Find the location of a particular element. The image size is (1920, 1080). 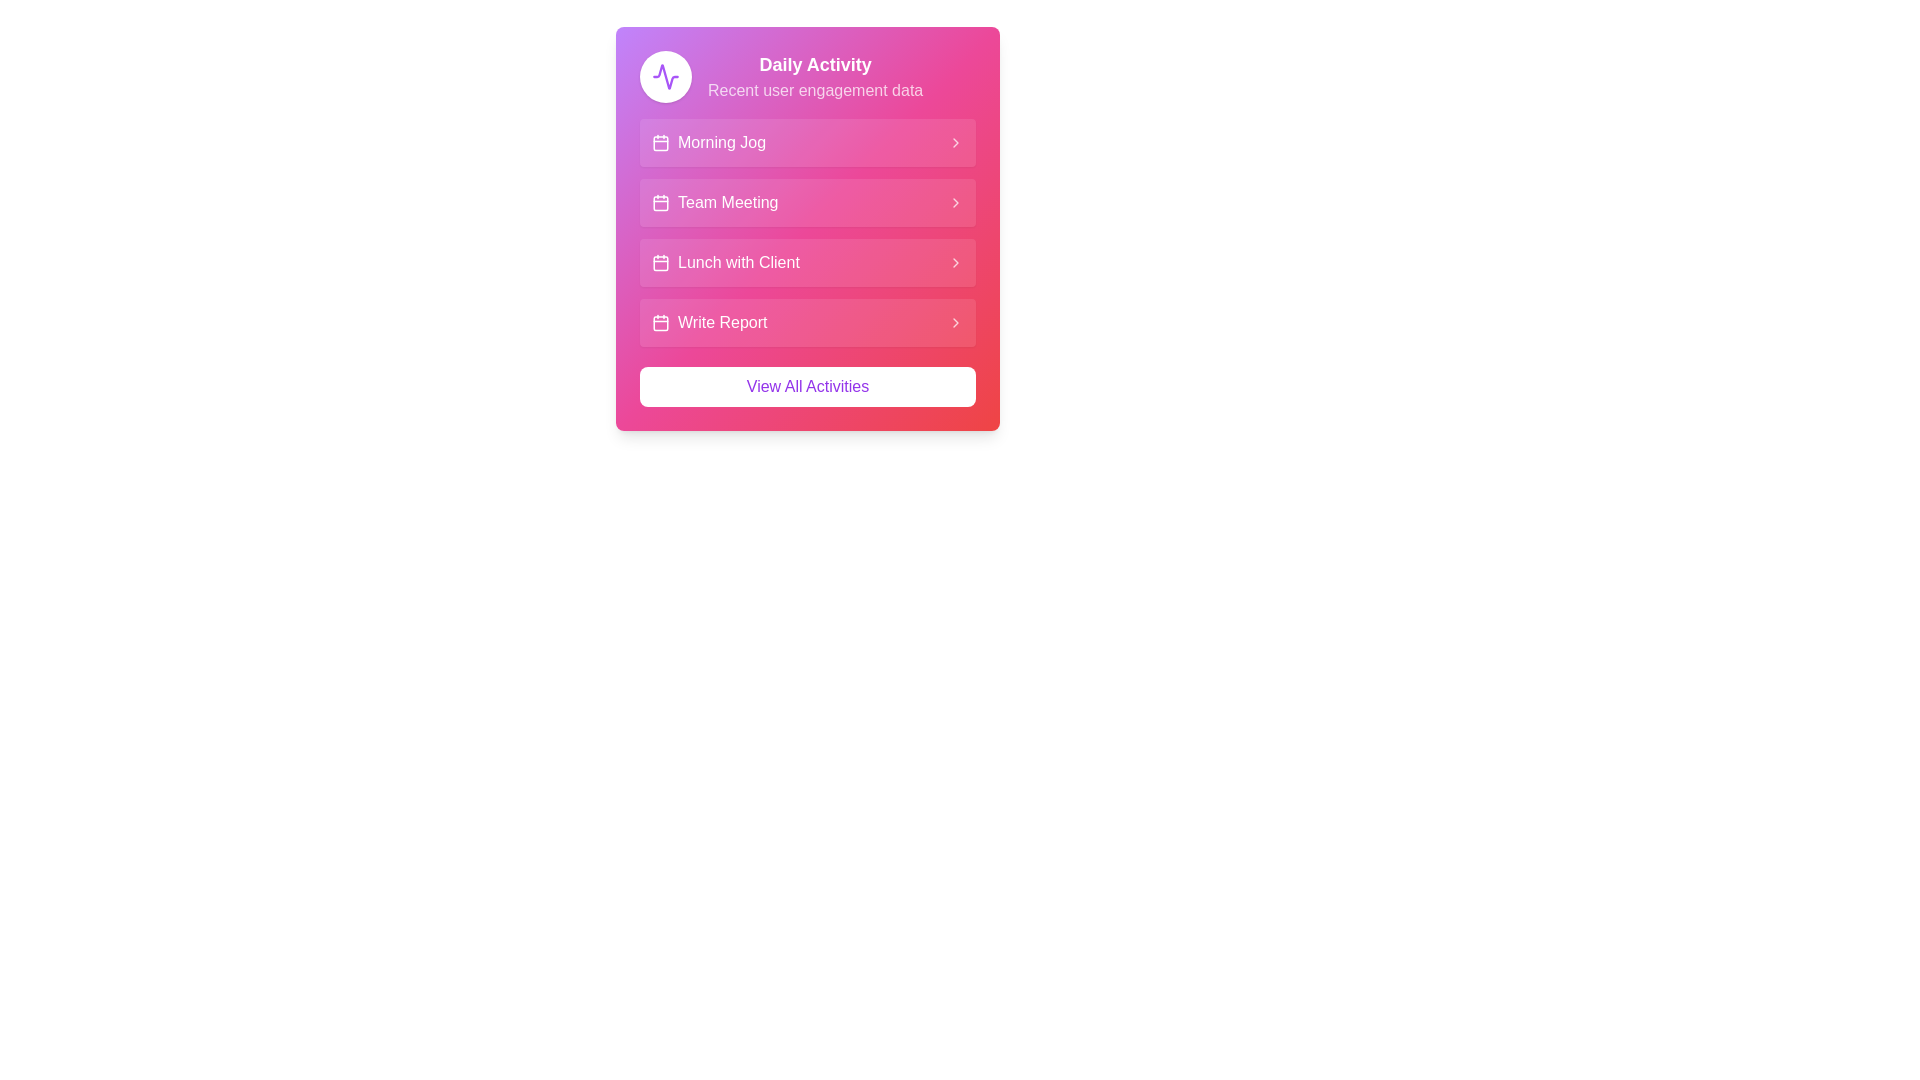

the purple activity graph icon with a white circular background located at the top-left corner of the 'Daily Activity' card is located at coordinates (666, 76).